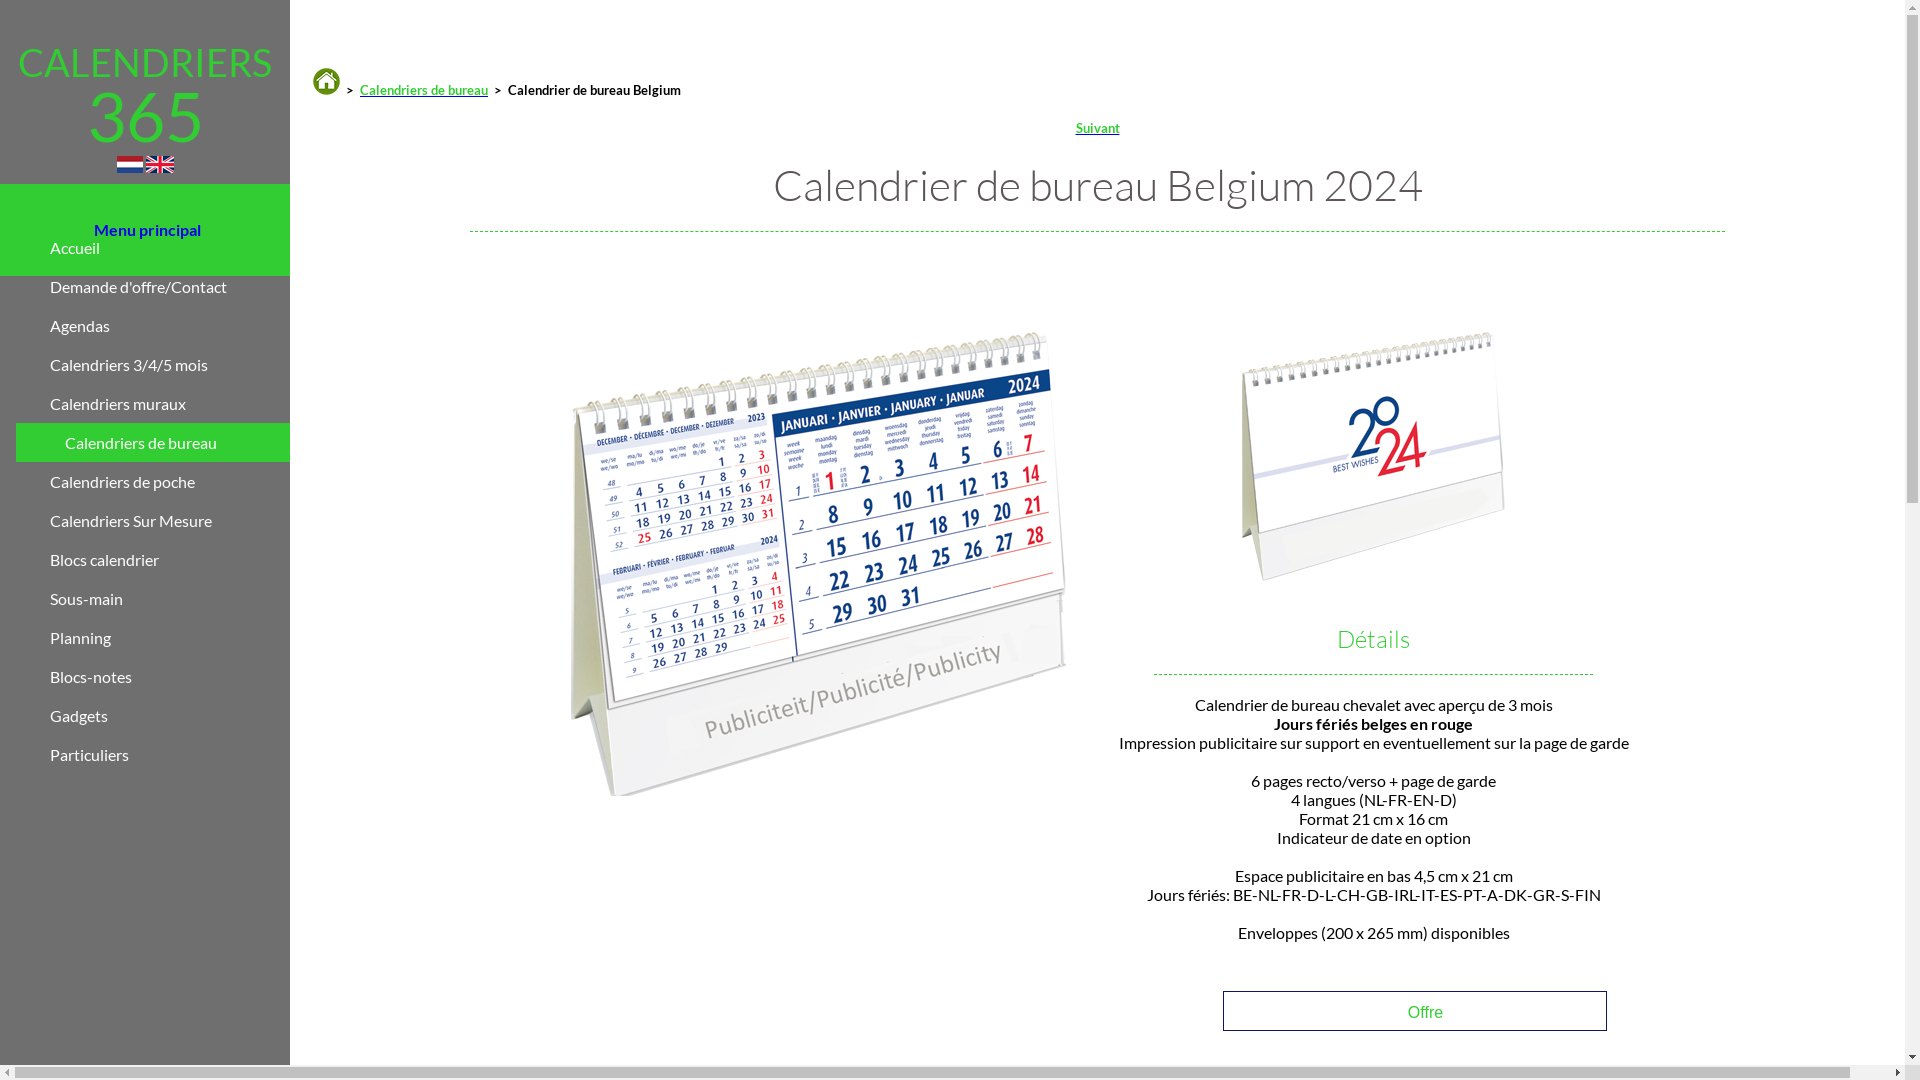  Describe the element at coordinates (169, 637) in the screenshot. I see `'Planning'` at that location.